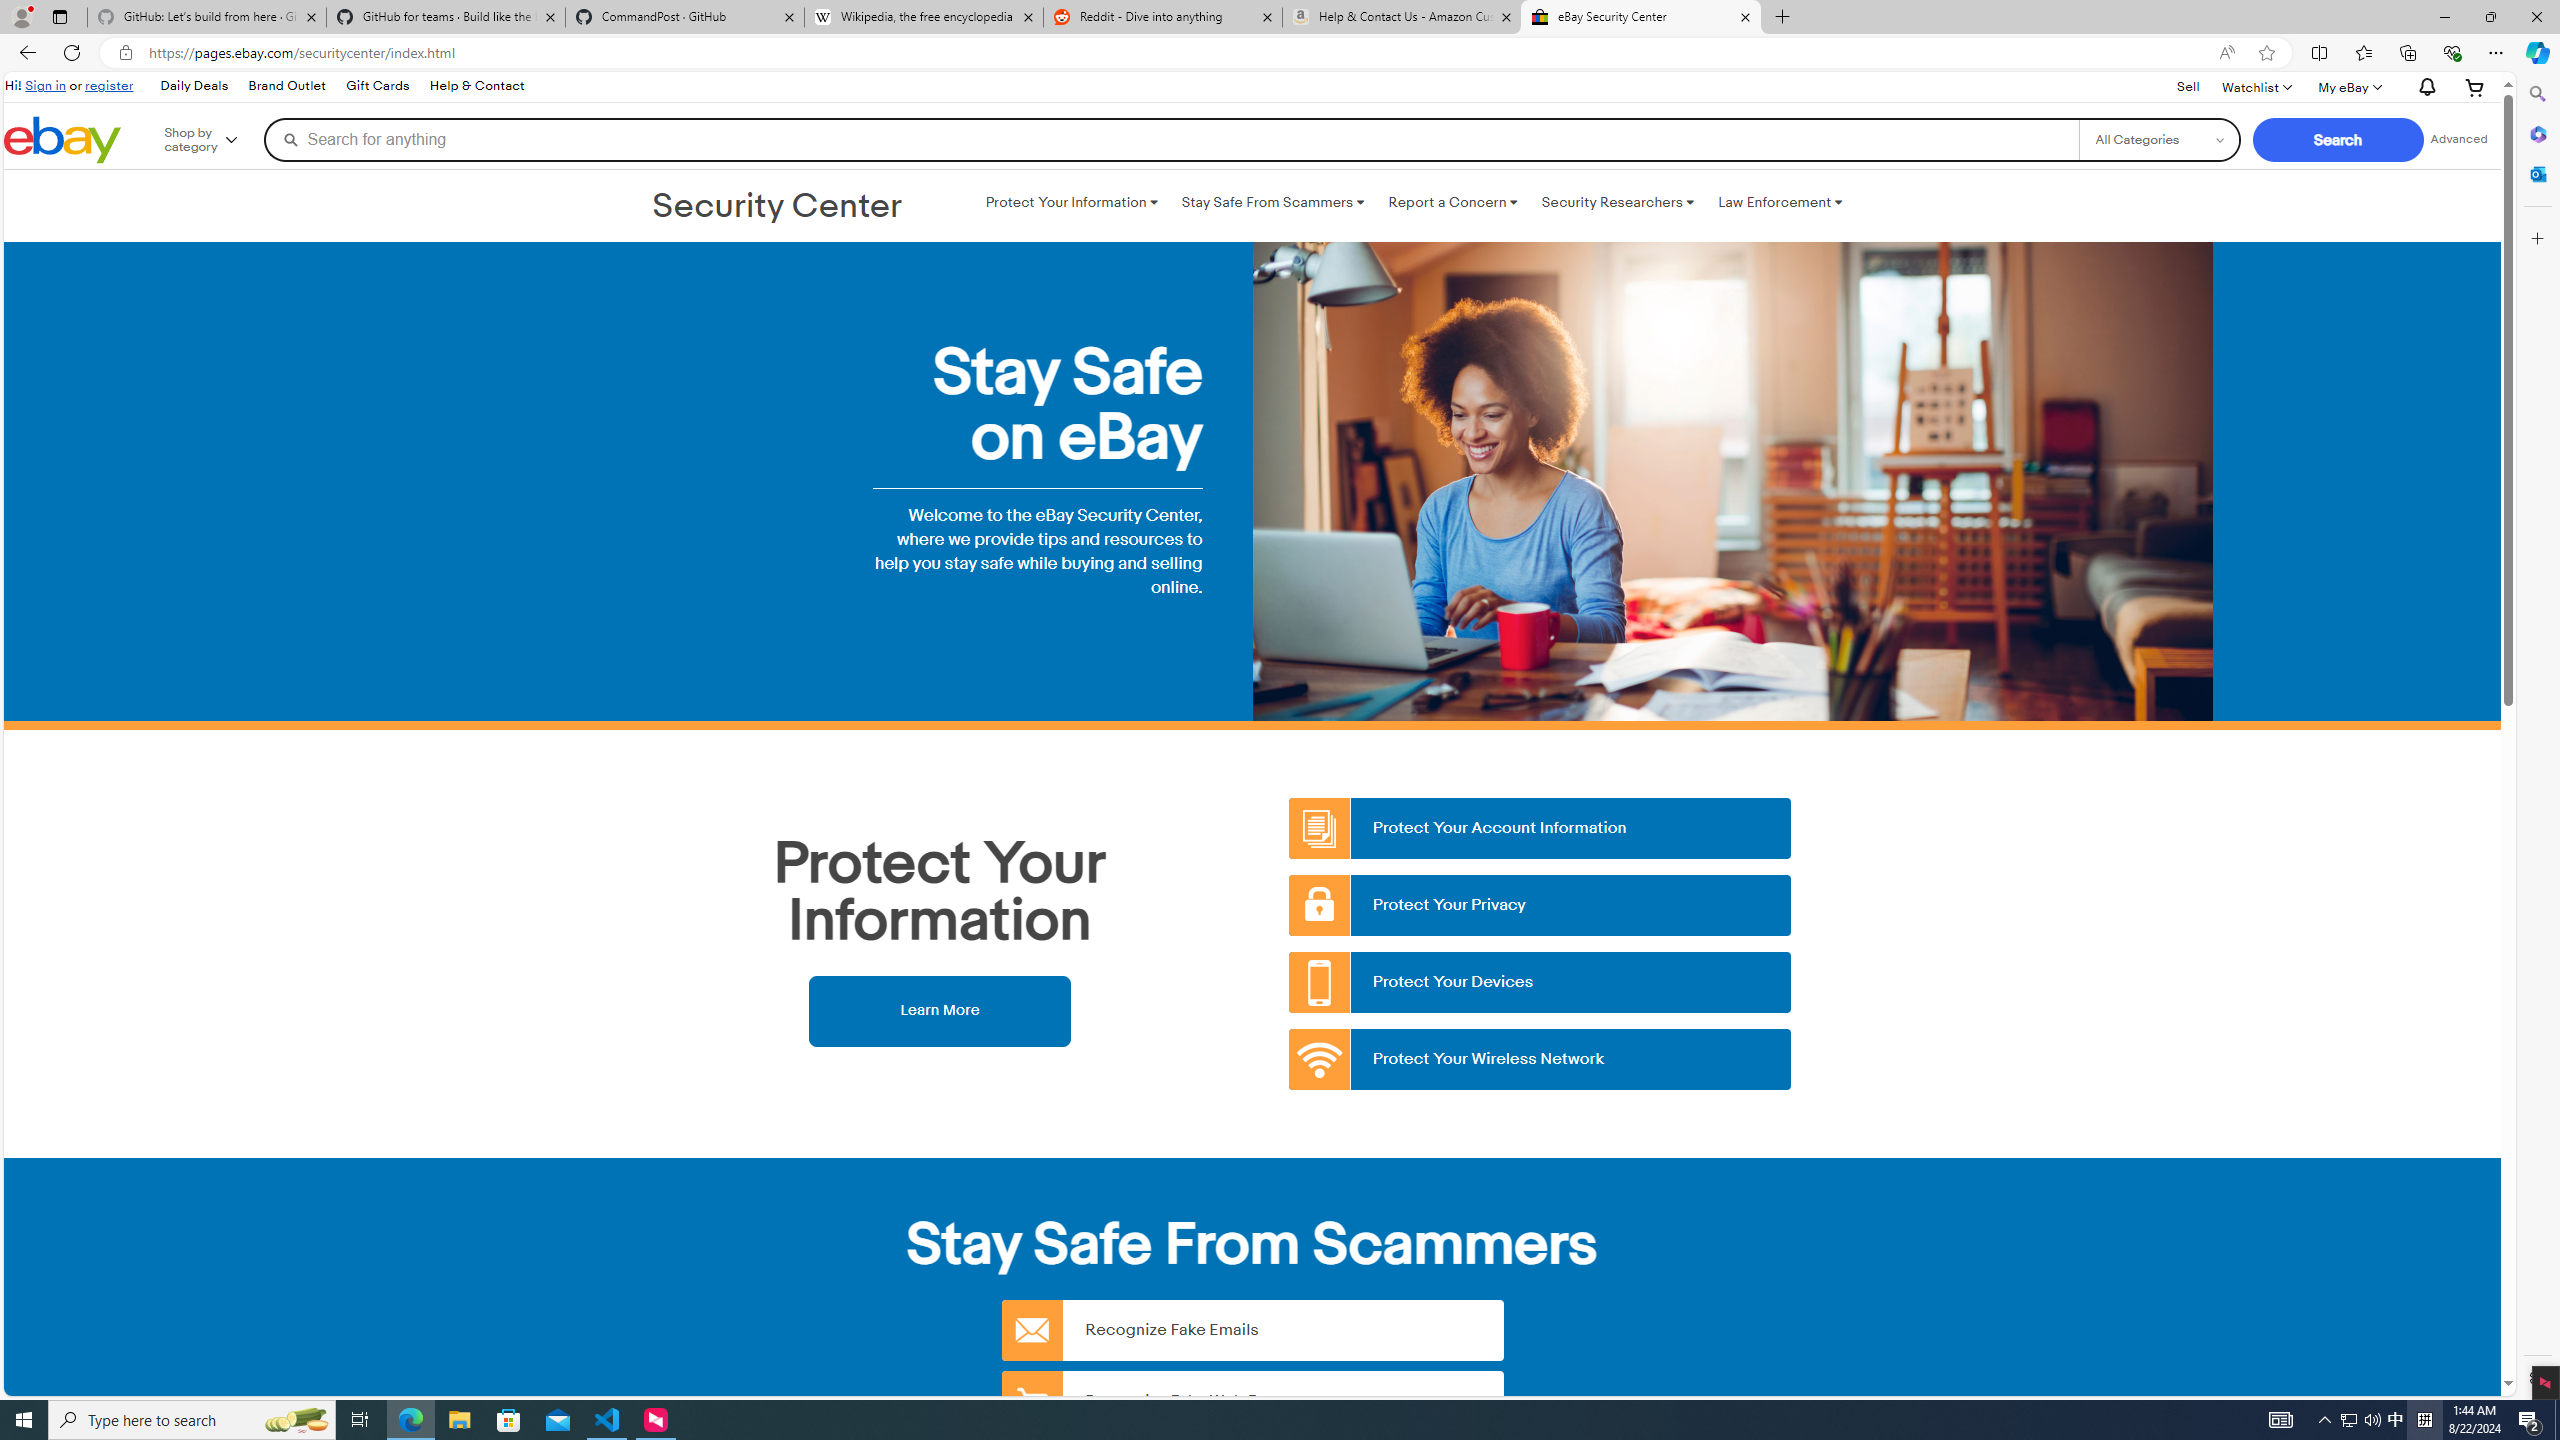  I want to click on 'Your shopping cart', so click(2474, 87).